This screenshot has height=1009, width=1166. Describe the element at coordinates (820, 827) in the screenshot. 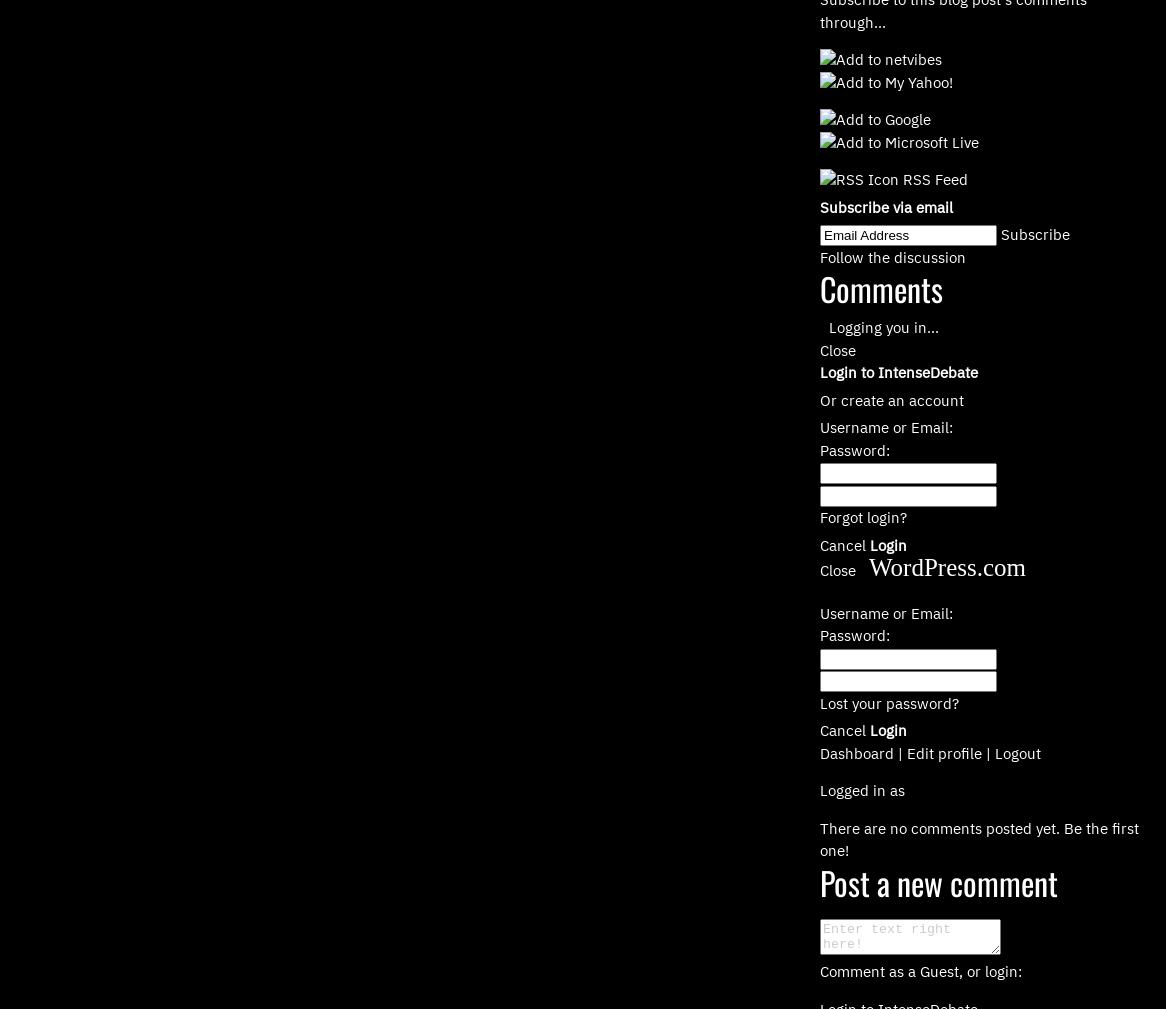

I see `'There are no comments posted yet.'` at that location.